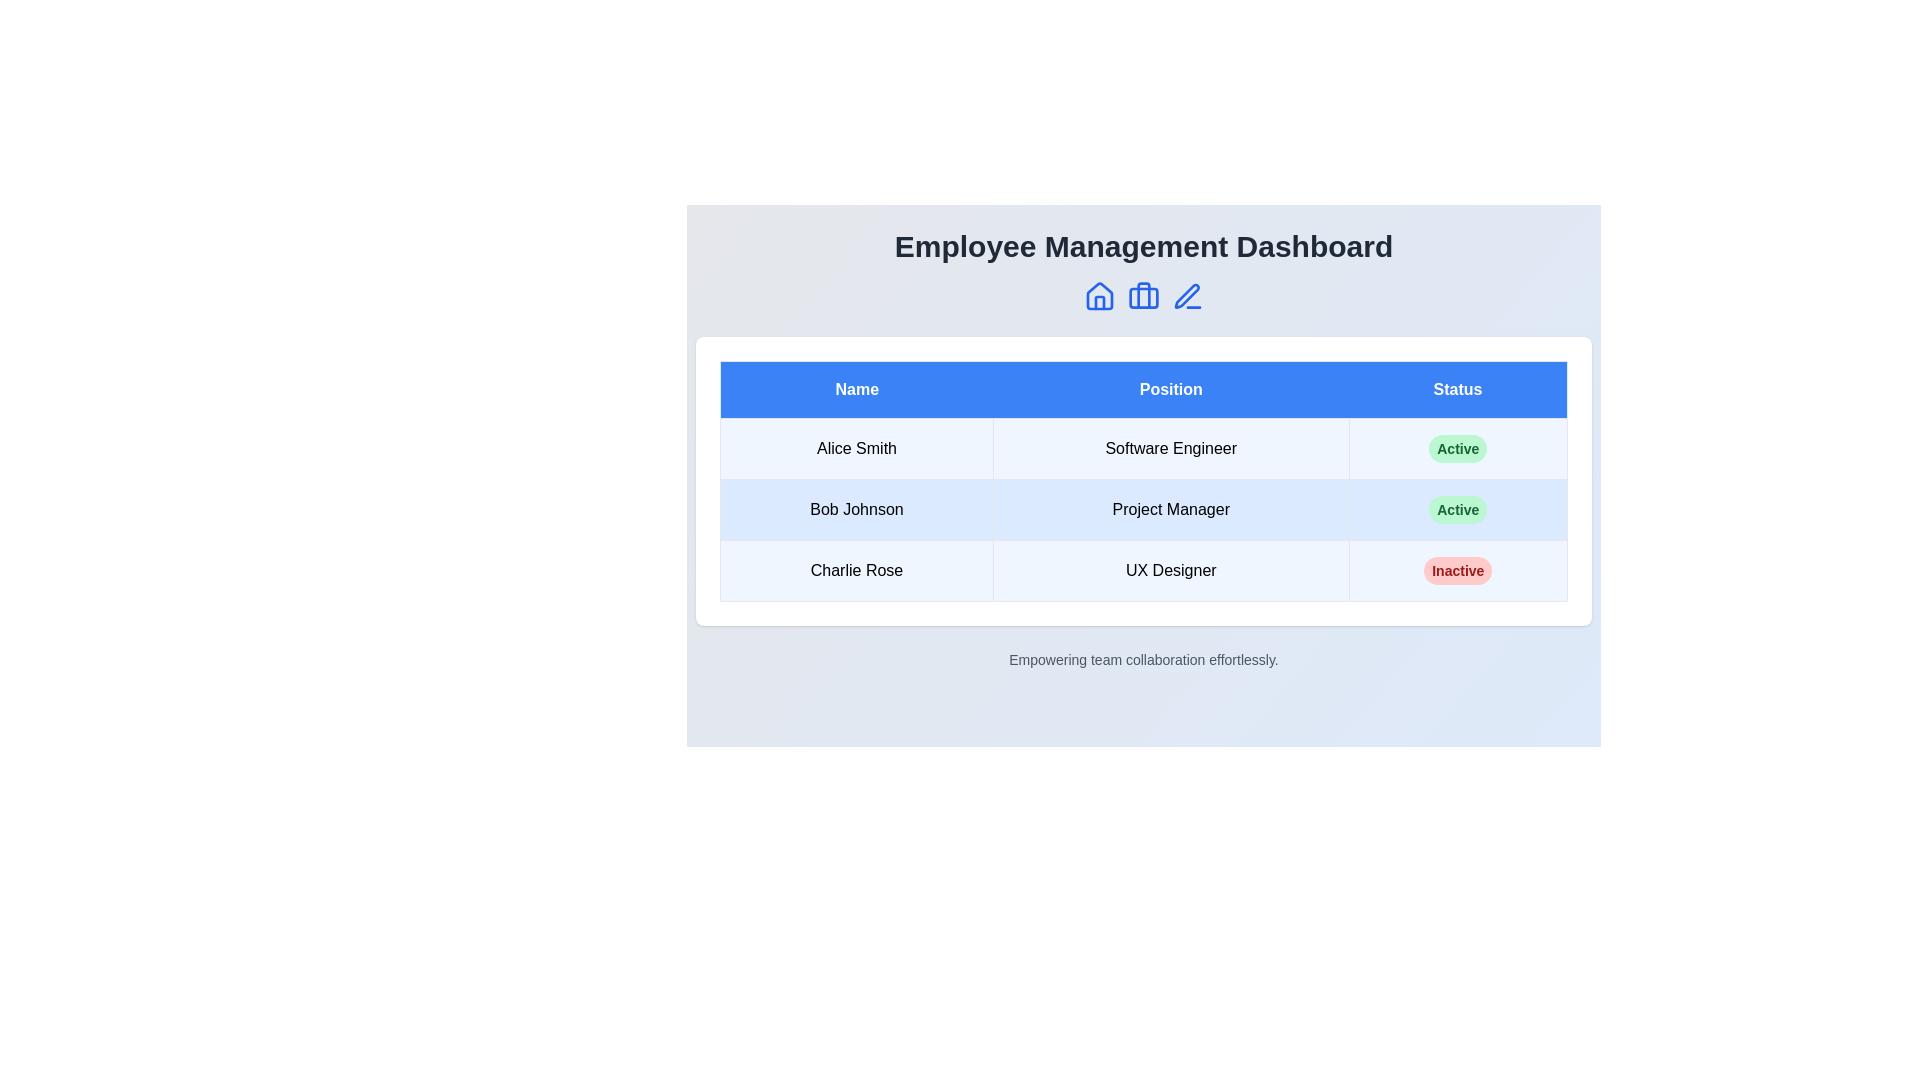 This screenshot has height=1080, width=1920. Describe the element at coordinates (1458, 447) in the screenshot. I see `the 'Active' status badge located in the 'Status' column of the employee data table for Alice Smith` at that location.